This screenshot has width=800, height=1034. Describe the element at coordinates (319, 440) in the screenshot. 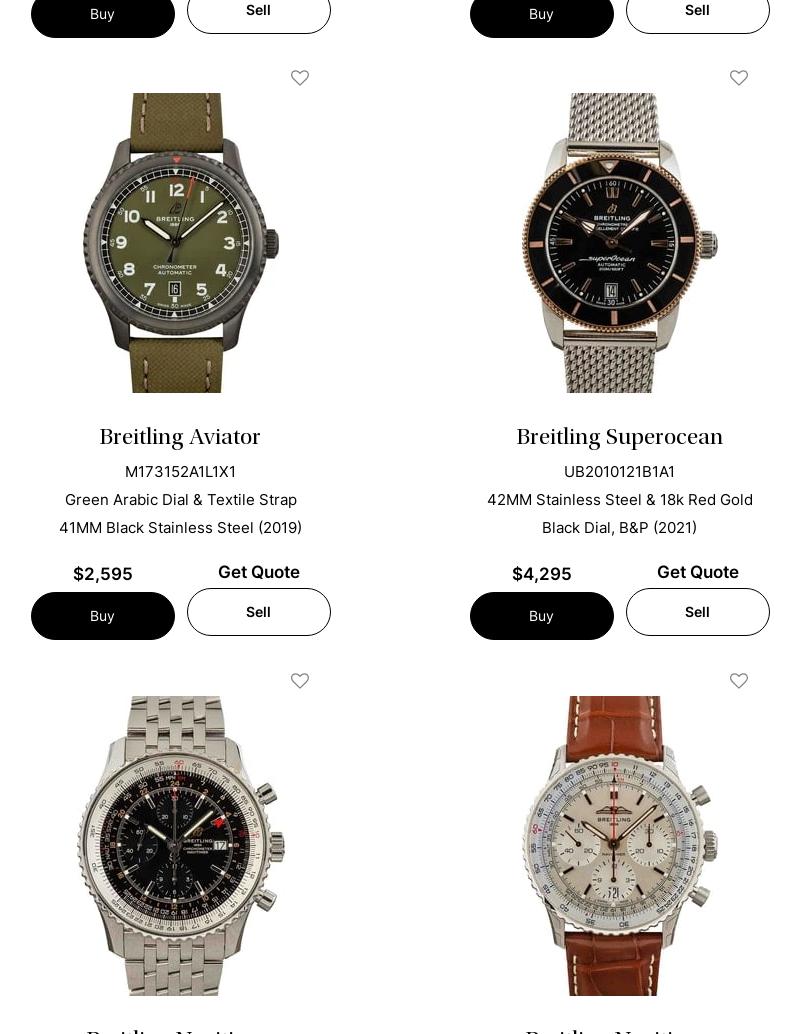

I see `'Are You Selling Your Breitling Watch?'` at that location.